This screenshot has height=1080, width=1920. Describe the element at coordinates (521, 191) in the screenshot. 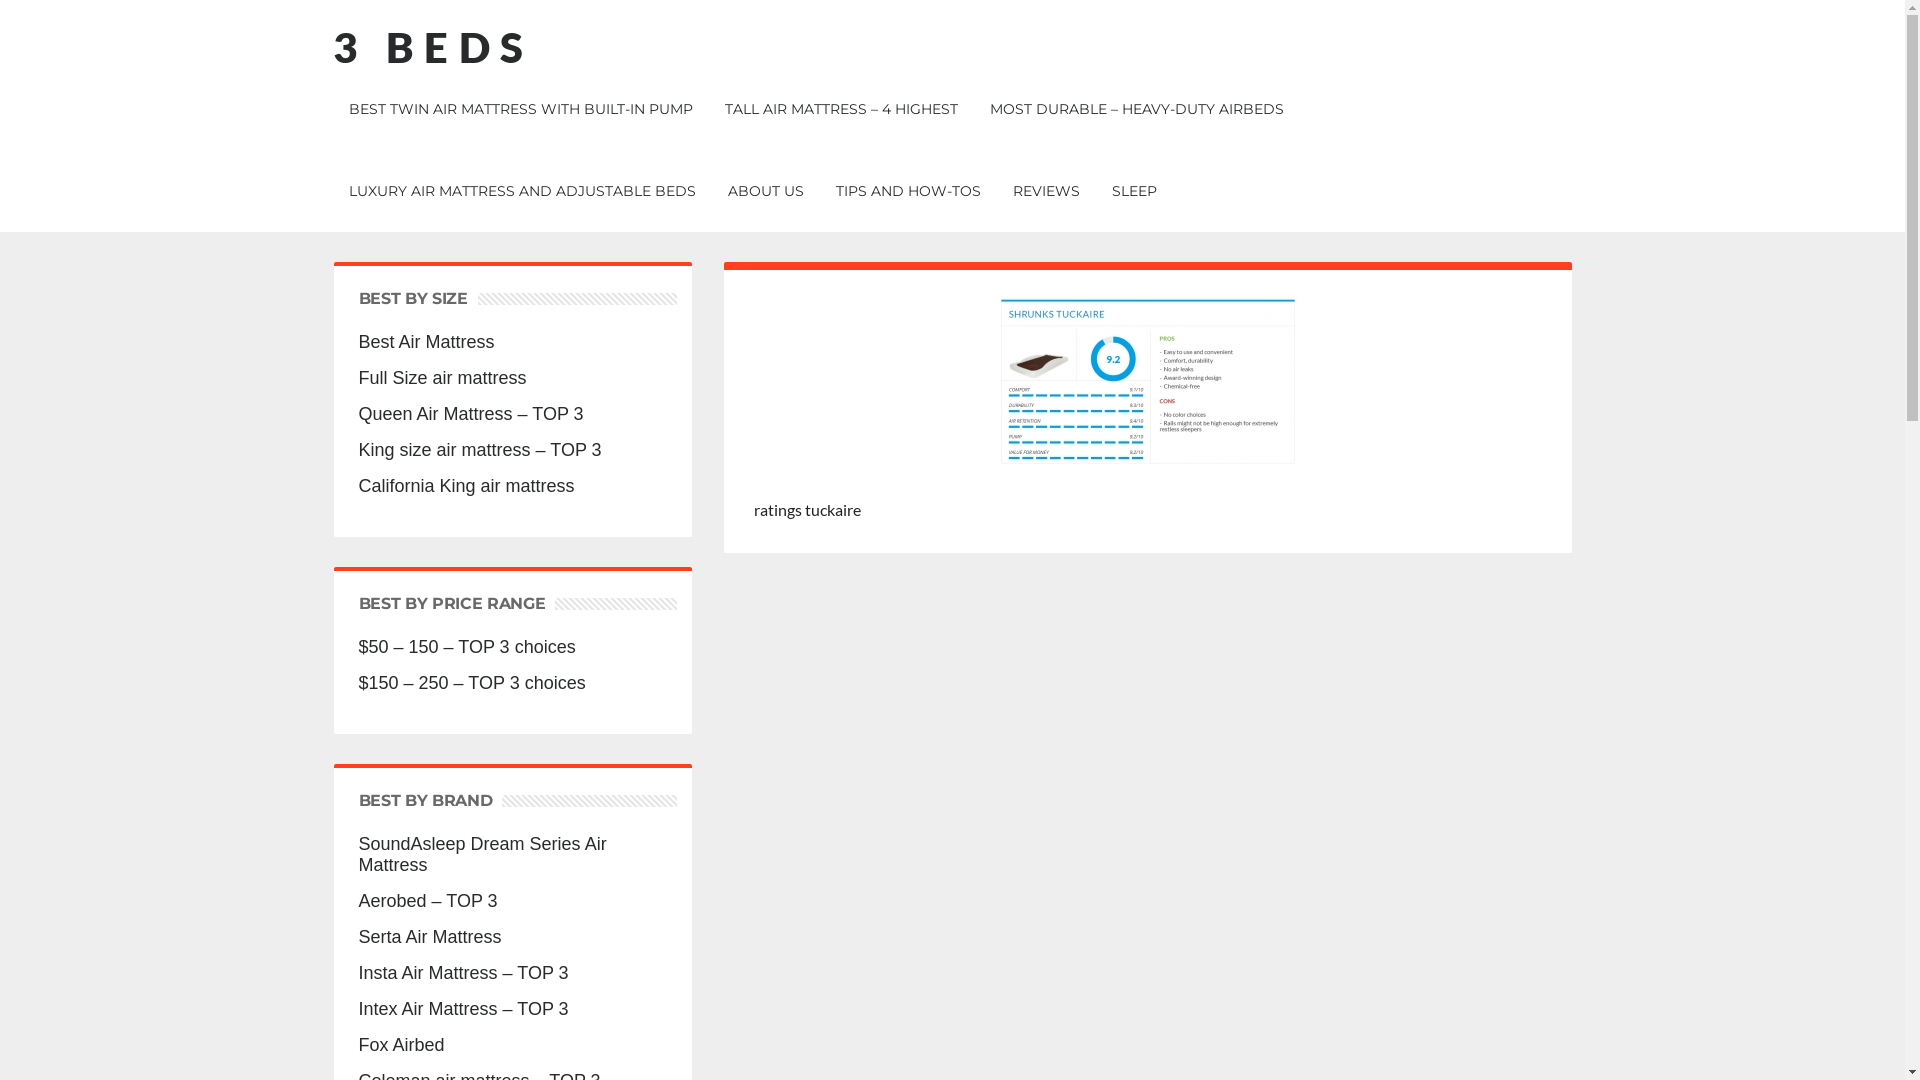

I see `'LUXURY AIR MATTRESS AND ADJUSTABLE BEDS'` at that location.